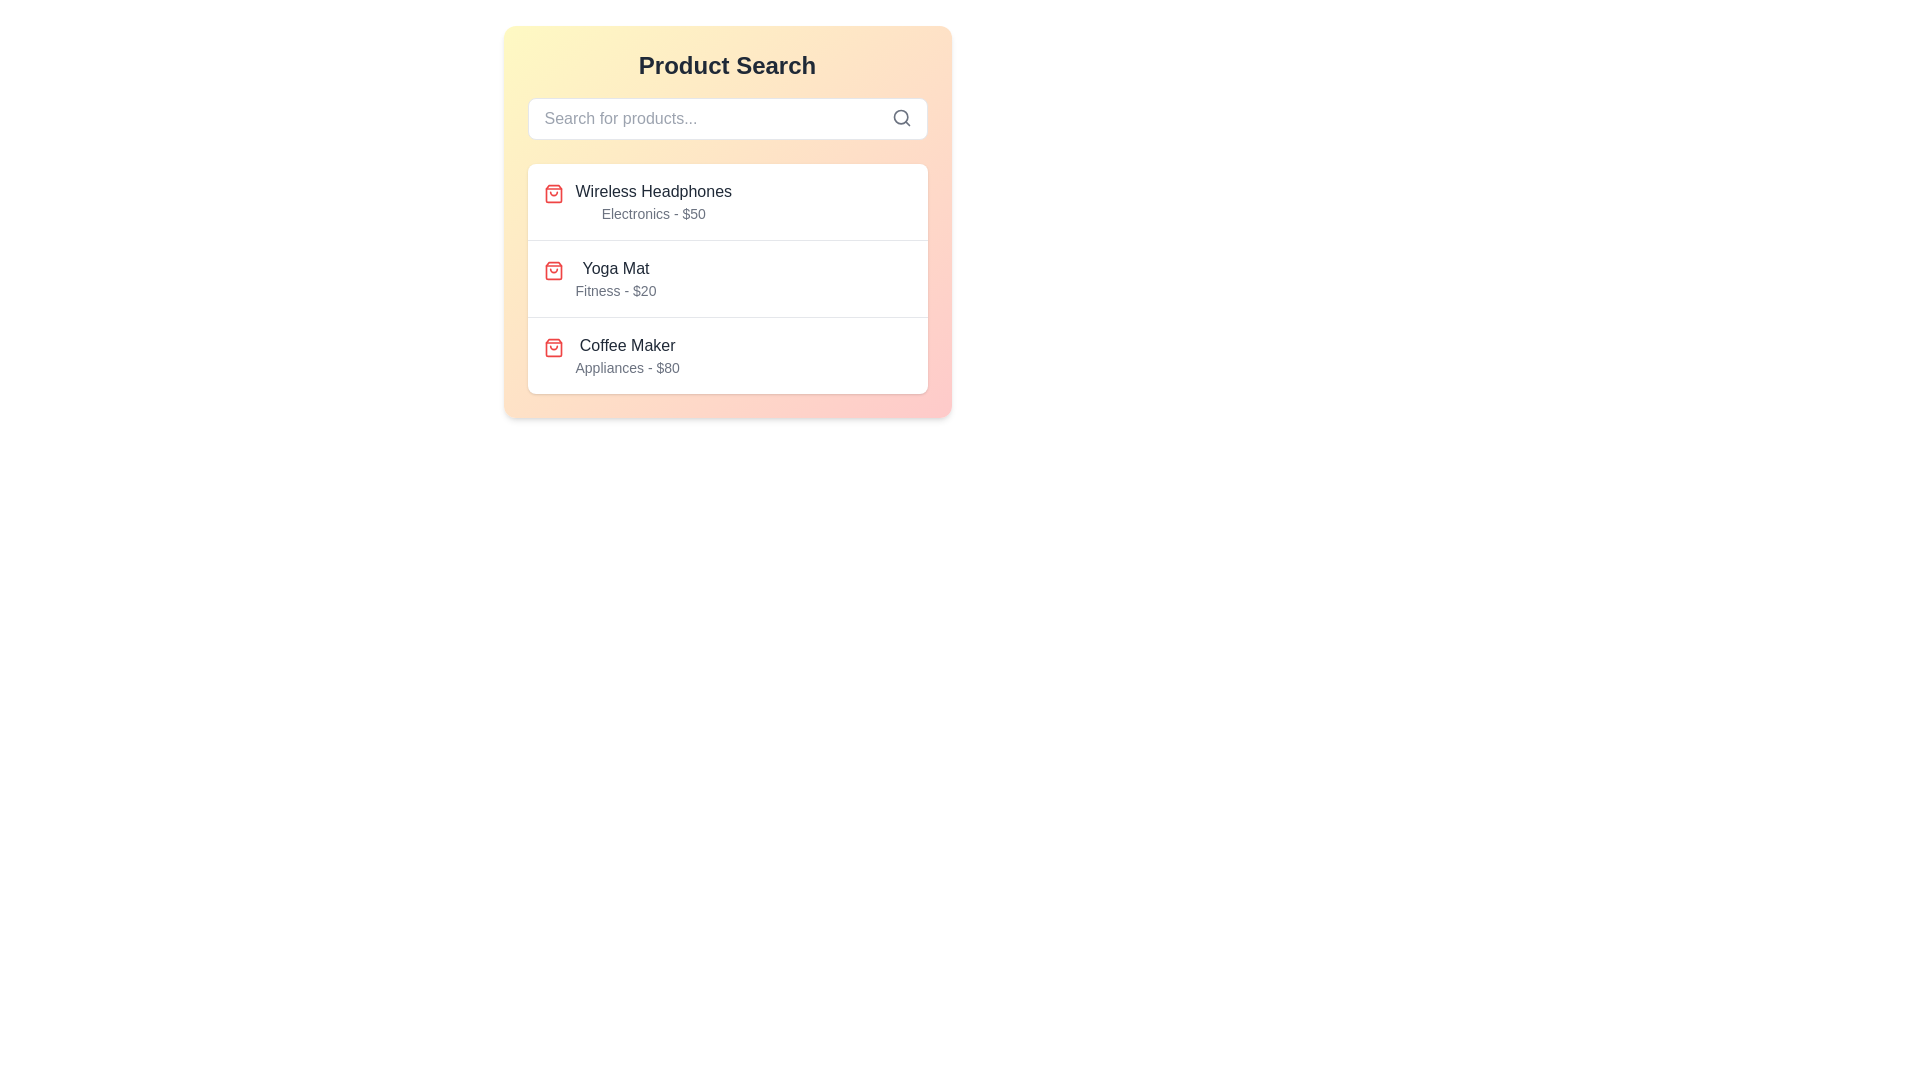 This screenshot has width=1920, height=1080. I want to click on the descriptive text label for 'Wireless Headphones', which provides details about its category and price, so click(653, 213).